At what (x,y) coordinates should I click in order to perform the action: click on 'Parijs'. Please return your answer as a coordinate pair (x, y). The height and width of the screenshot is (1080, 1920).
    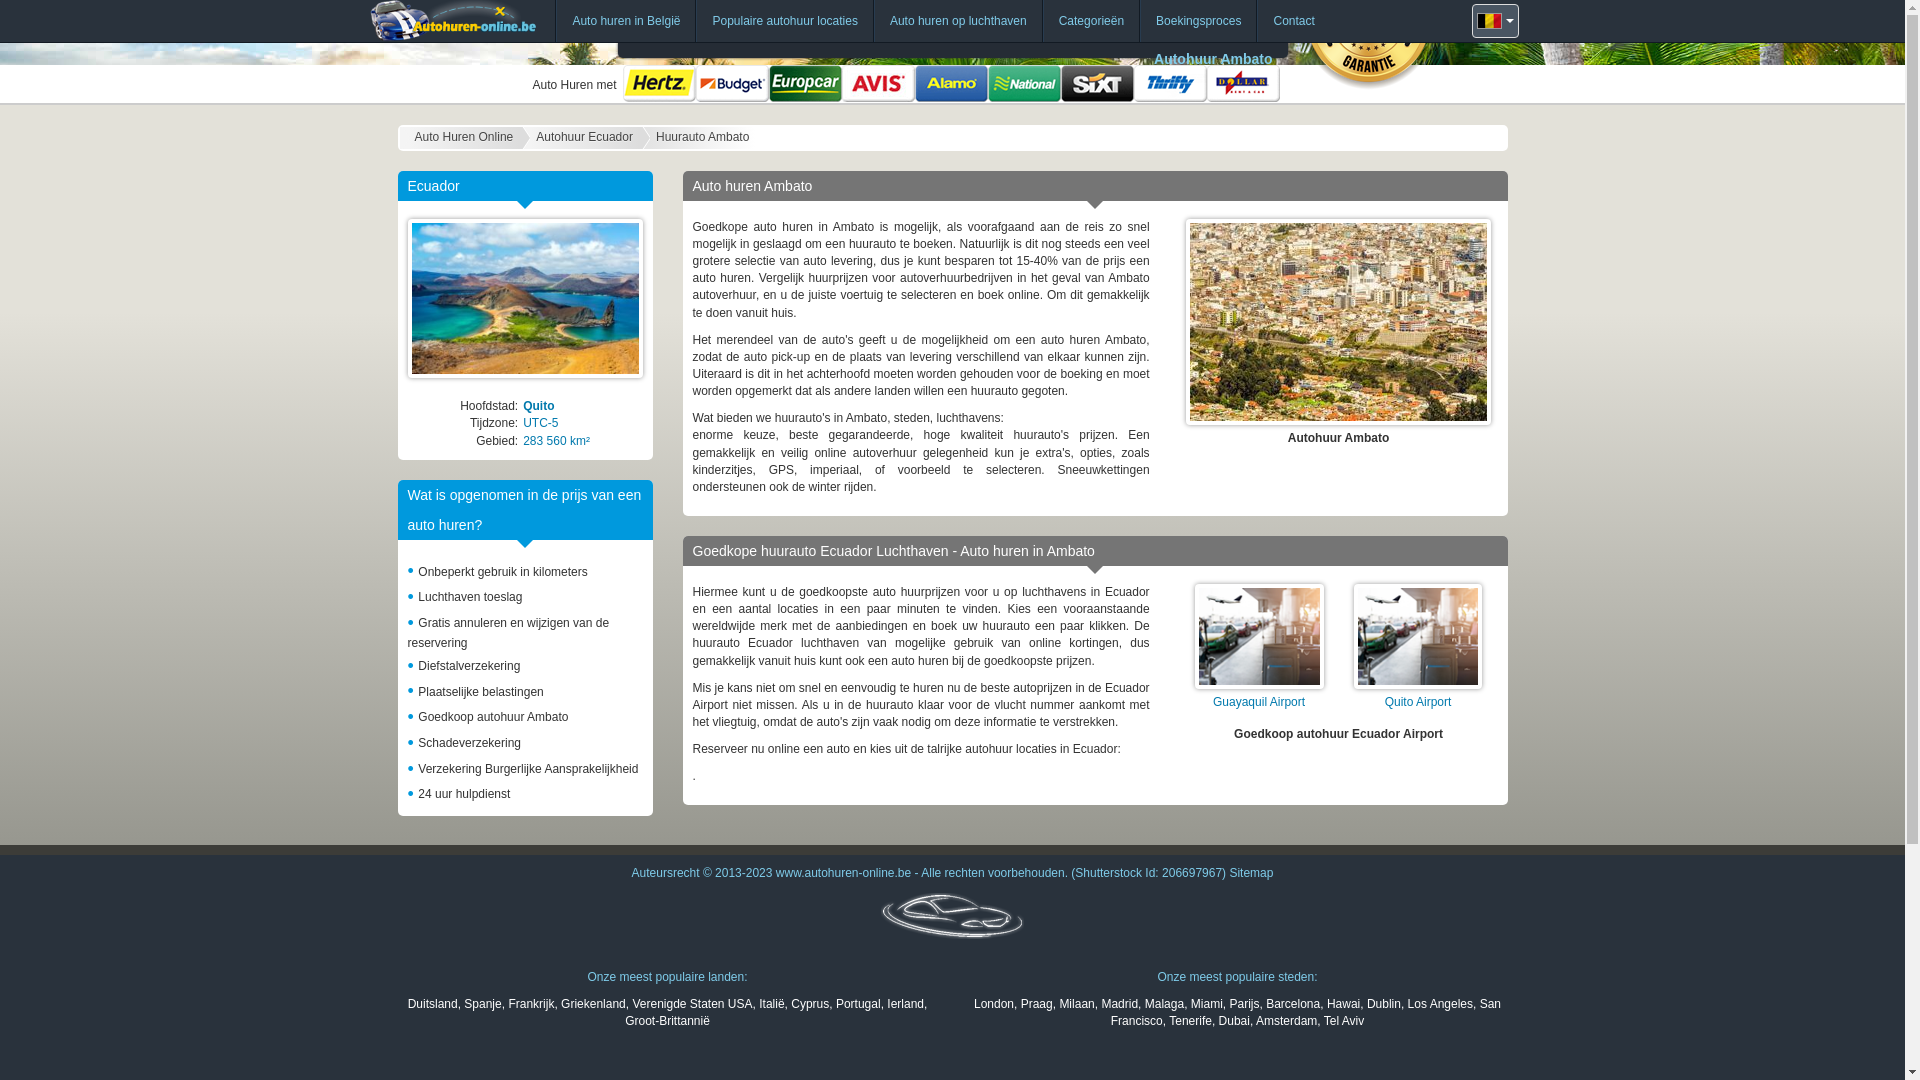
    Looking at the image, I should click on (1227, 1003).